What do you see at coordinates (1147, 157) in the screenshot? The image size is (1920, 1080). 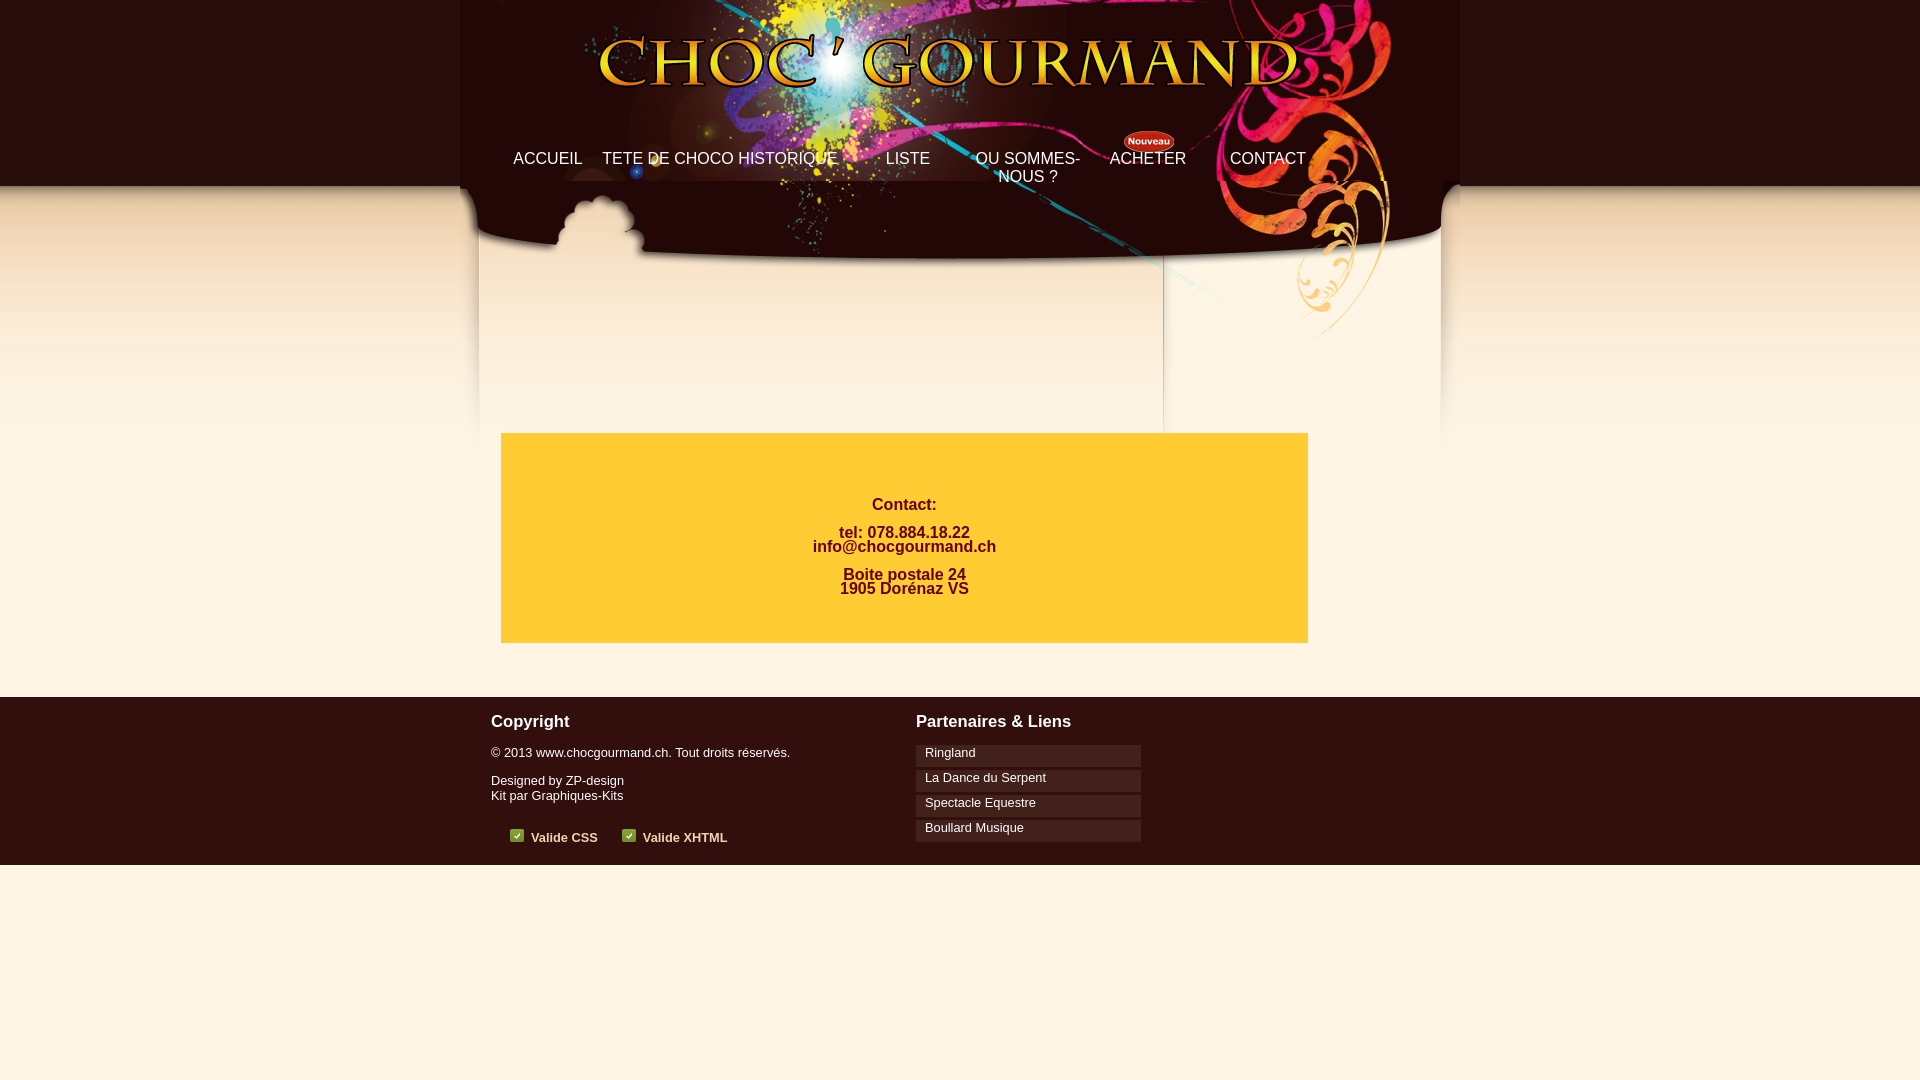 I see `'ACHETER'` at bounding box center [1147, 157].